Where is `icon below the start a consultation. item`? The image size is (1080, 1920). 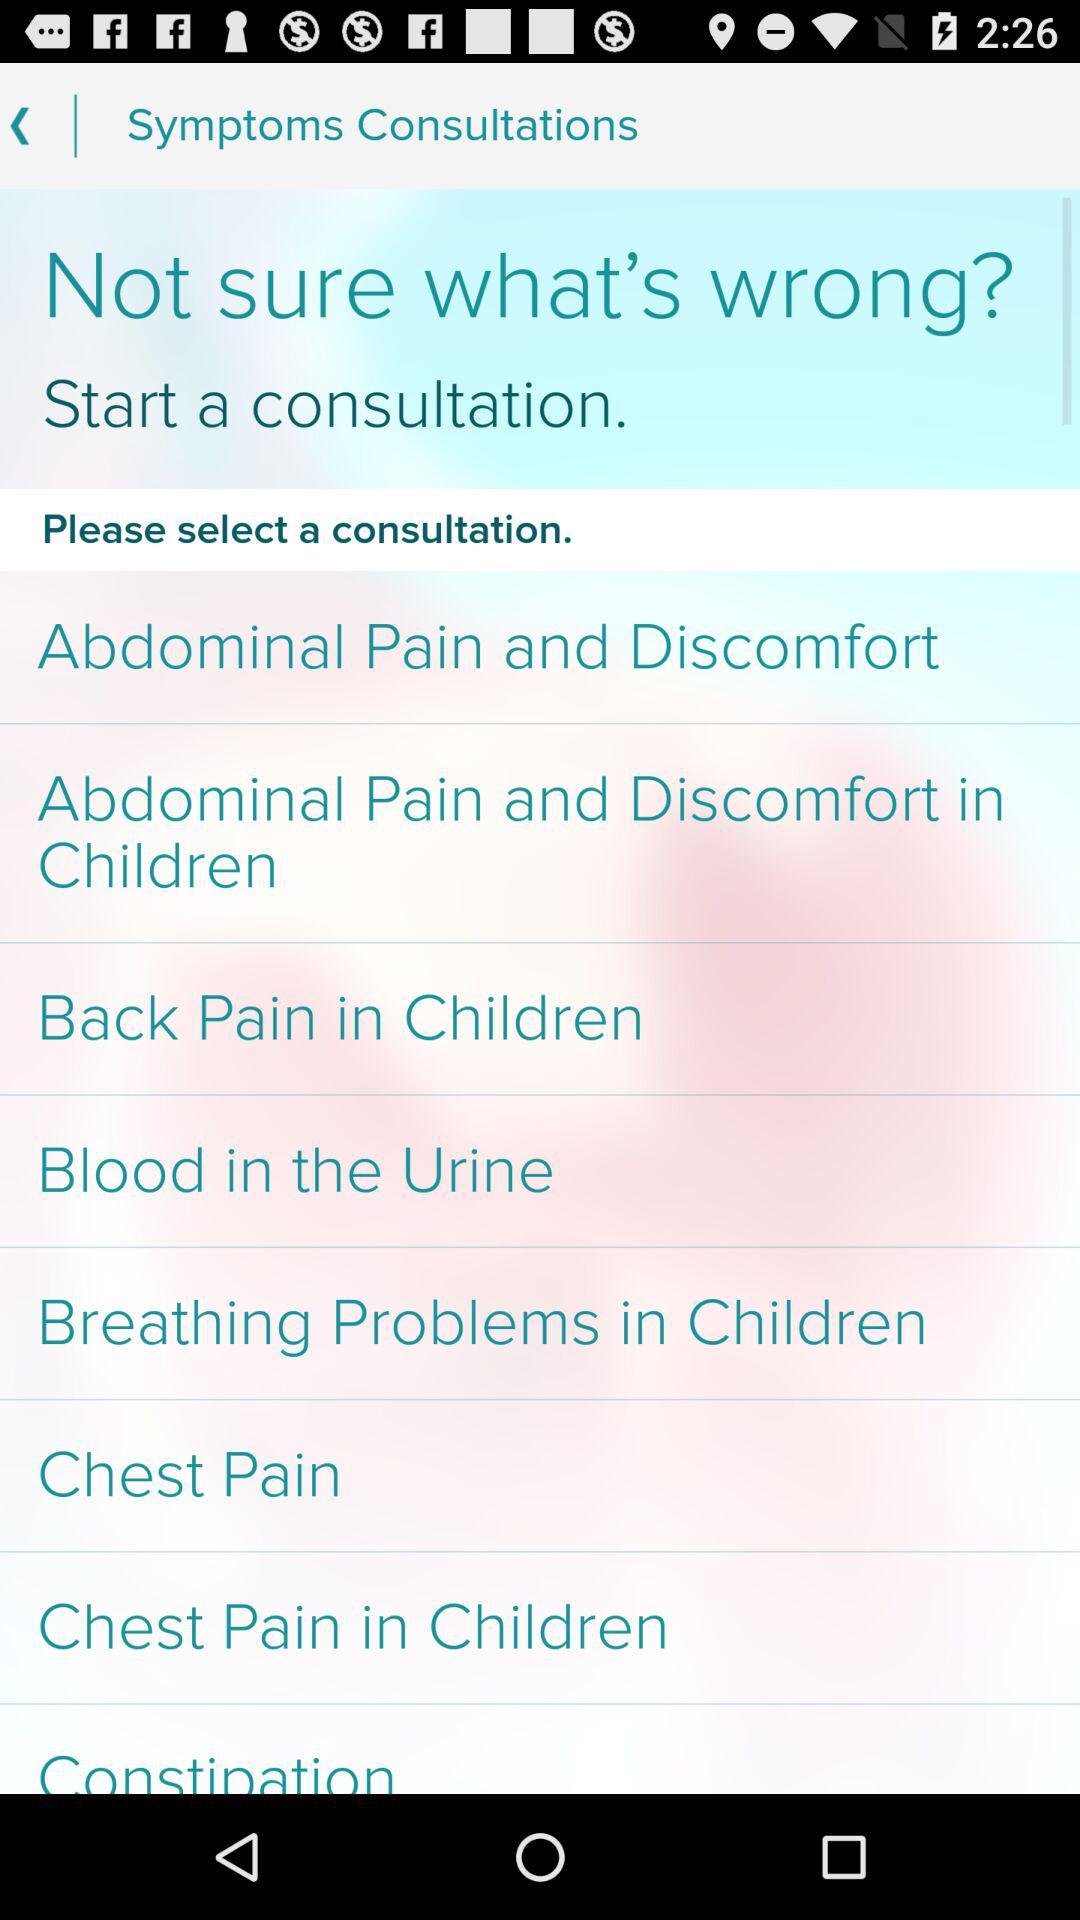
icon below the start a consultation. item is located at coordinates (540, 529).